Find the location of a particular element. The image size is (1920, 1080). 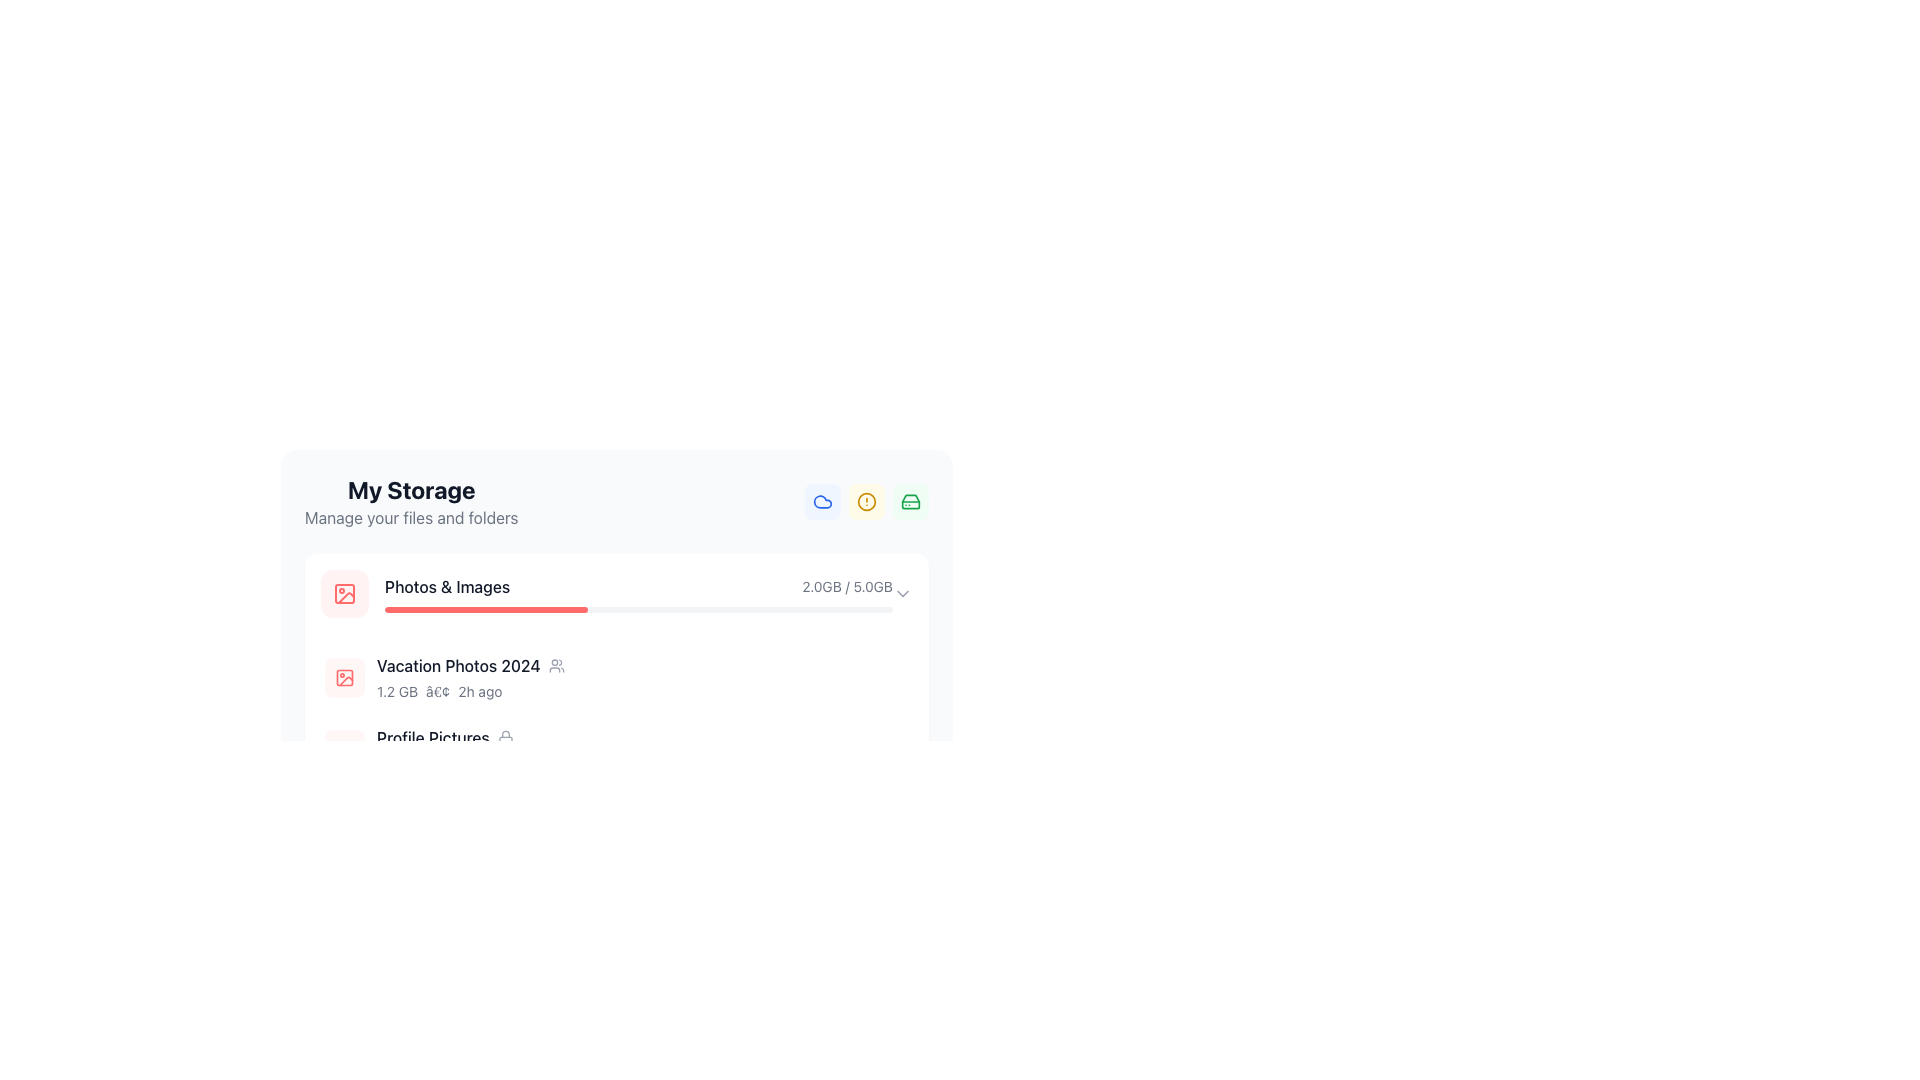

the list row component titled 'Vacation Photos 2024' in the 'My Storage' interface is located at coordinates (616, 677).